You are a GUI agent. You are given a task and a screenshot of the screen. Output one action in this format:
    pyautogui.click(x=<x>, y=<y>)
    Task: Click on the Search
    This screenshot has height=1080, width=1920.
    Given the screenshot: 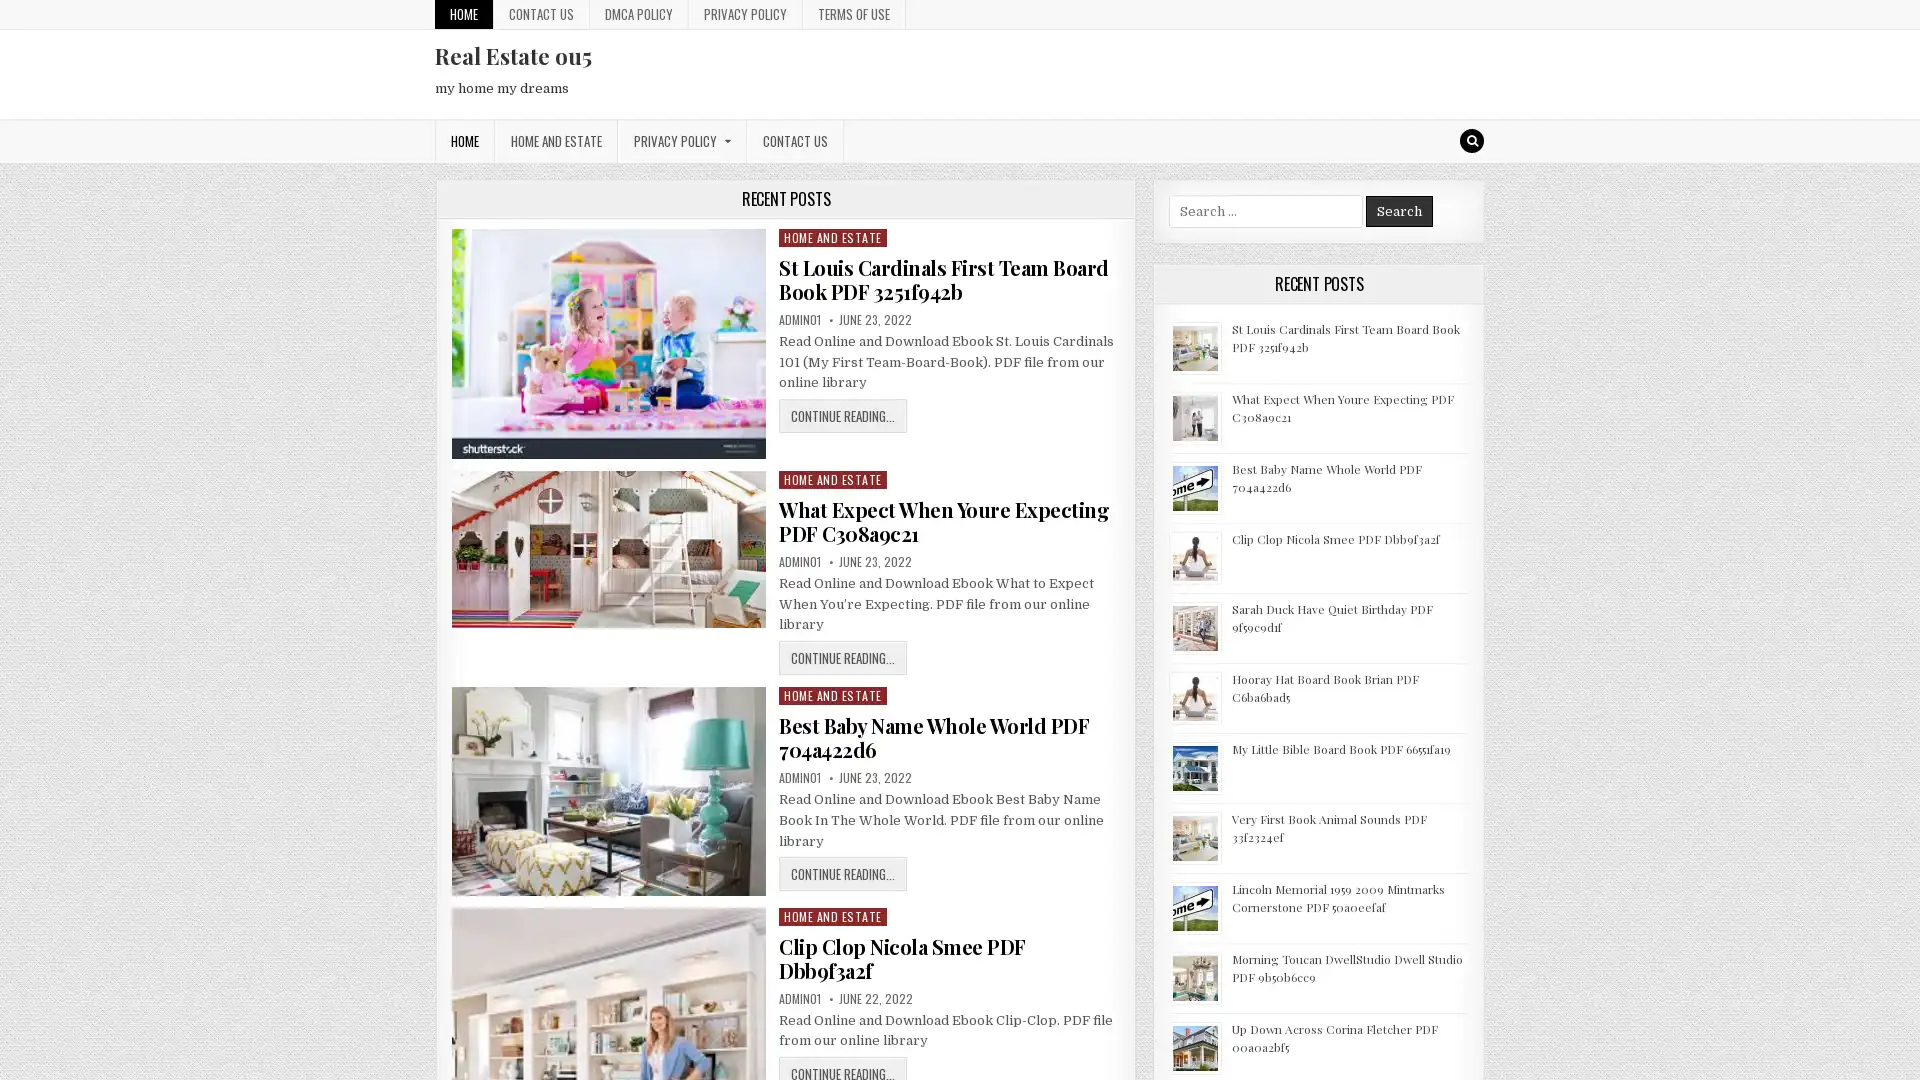 What is the action you would take?
    pyautogui.click(x=1398, y=211)
    